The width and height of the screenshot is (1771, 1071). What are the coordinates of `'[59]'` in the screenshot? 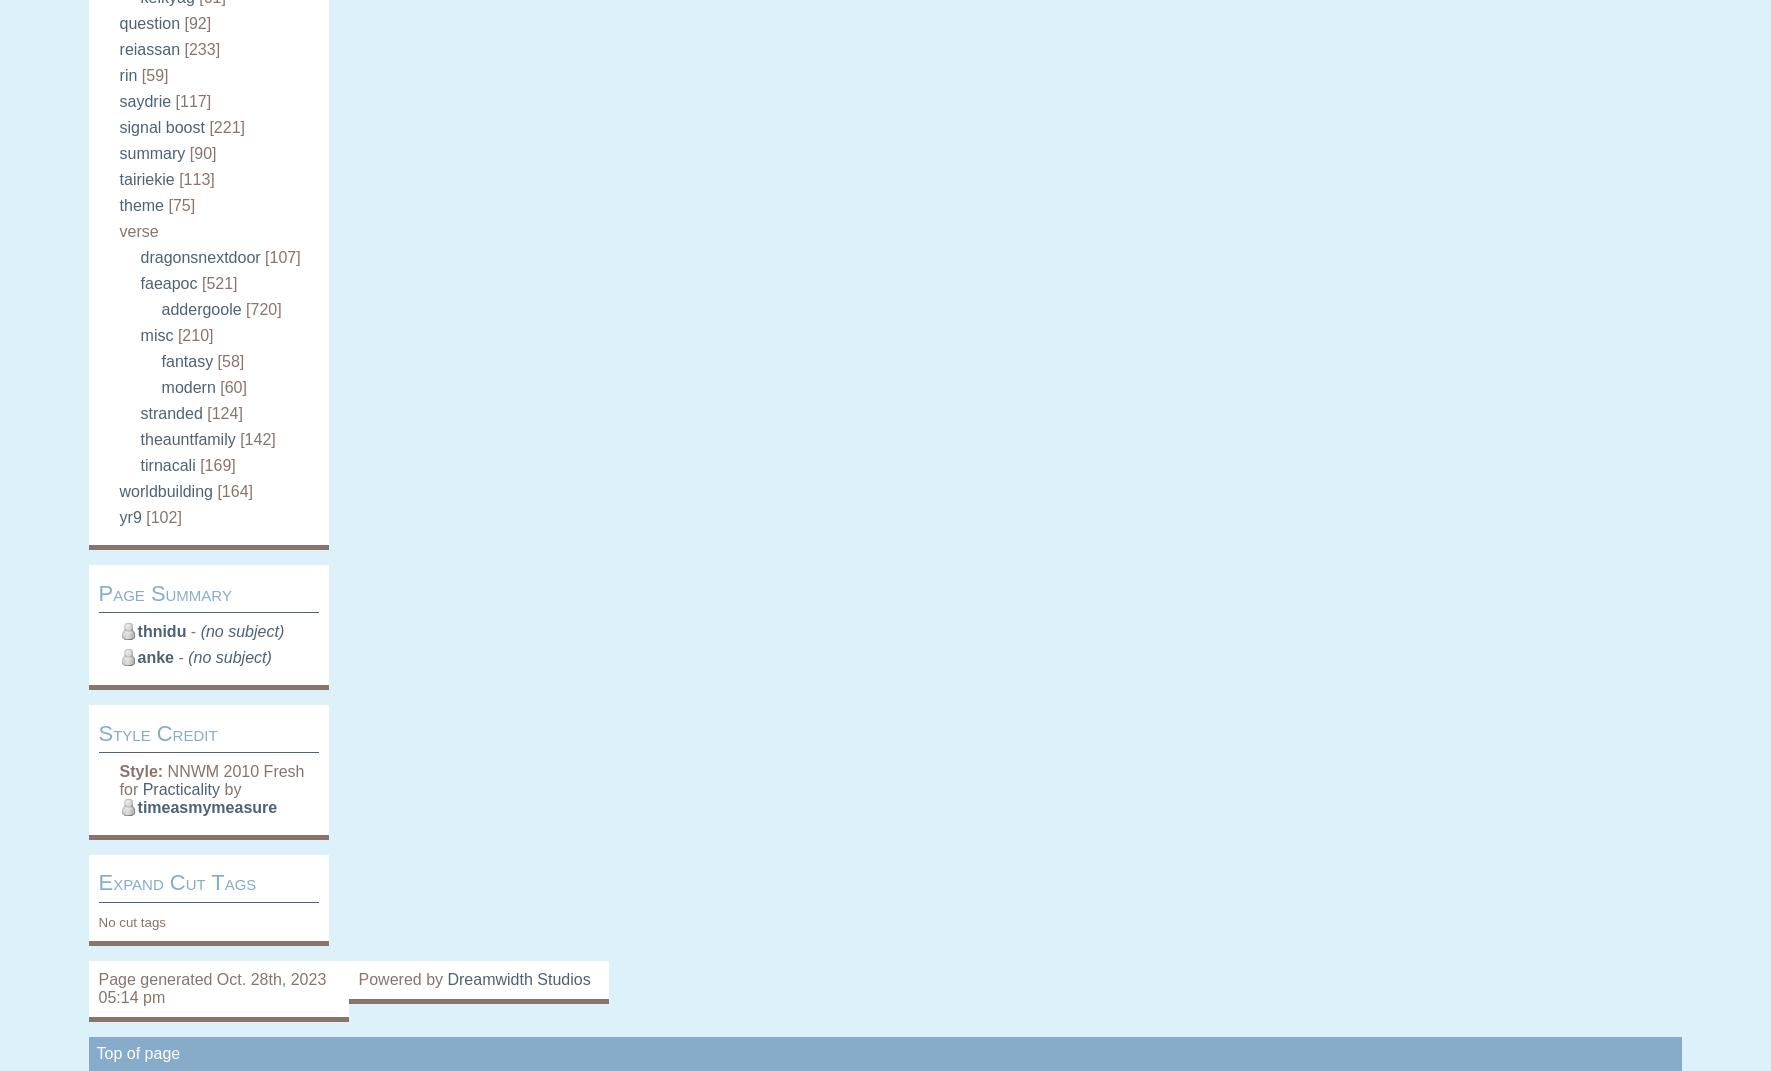 It's located at (154, 74).